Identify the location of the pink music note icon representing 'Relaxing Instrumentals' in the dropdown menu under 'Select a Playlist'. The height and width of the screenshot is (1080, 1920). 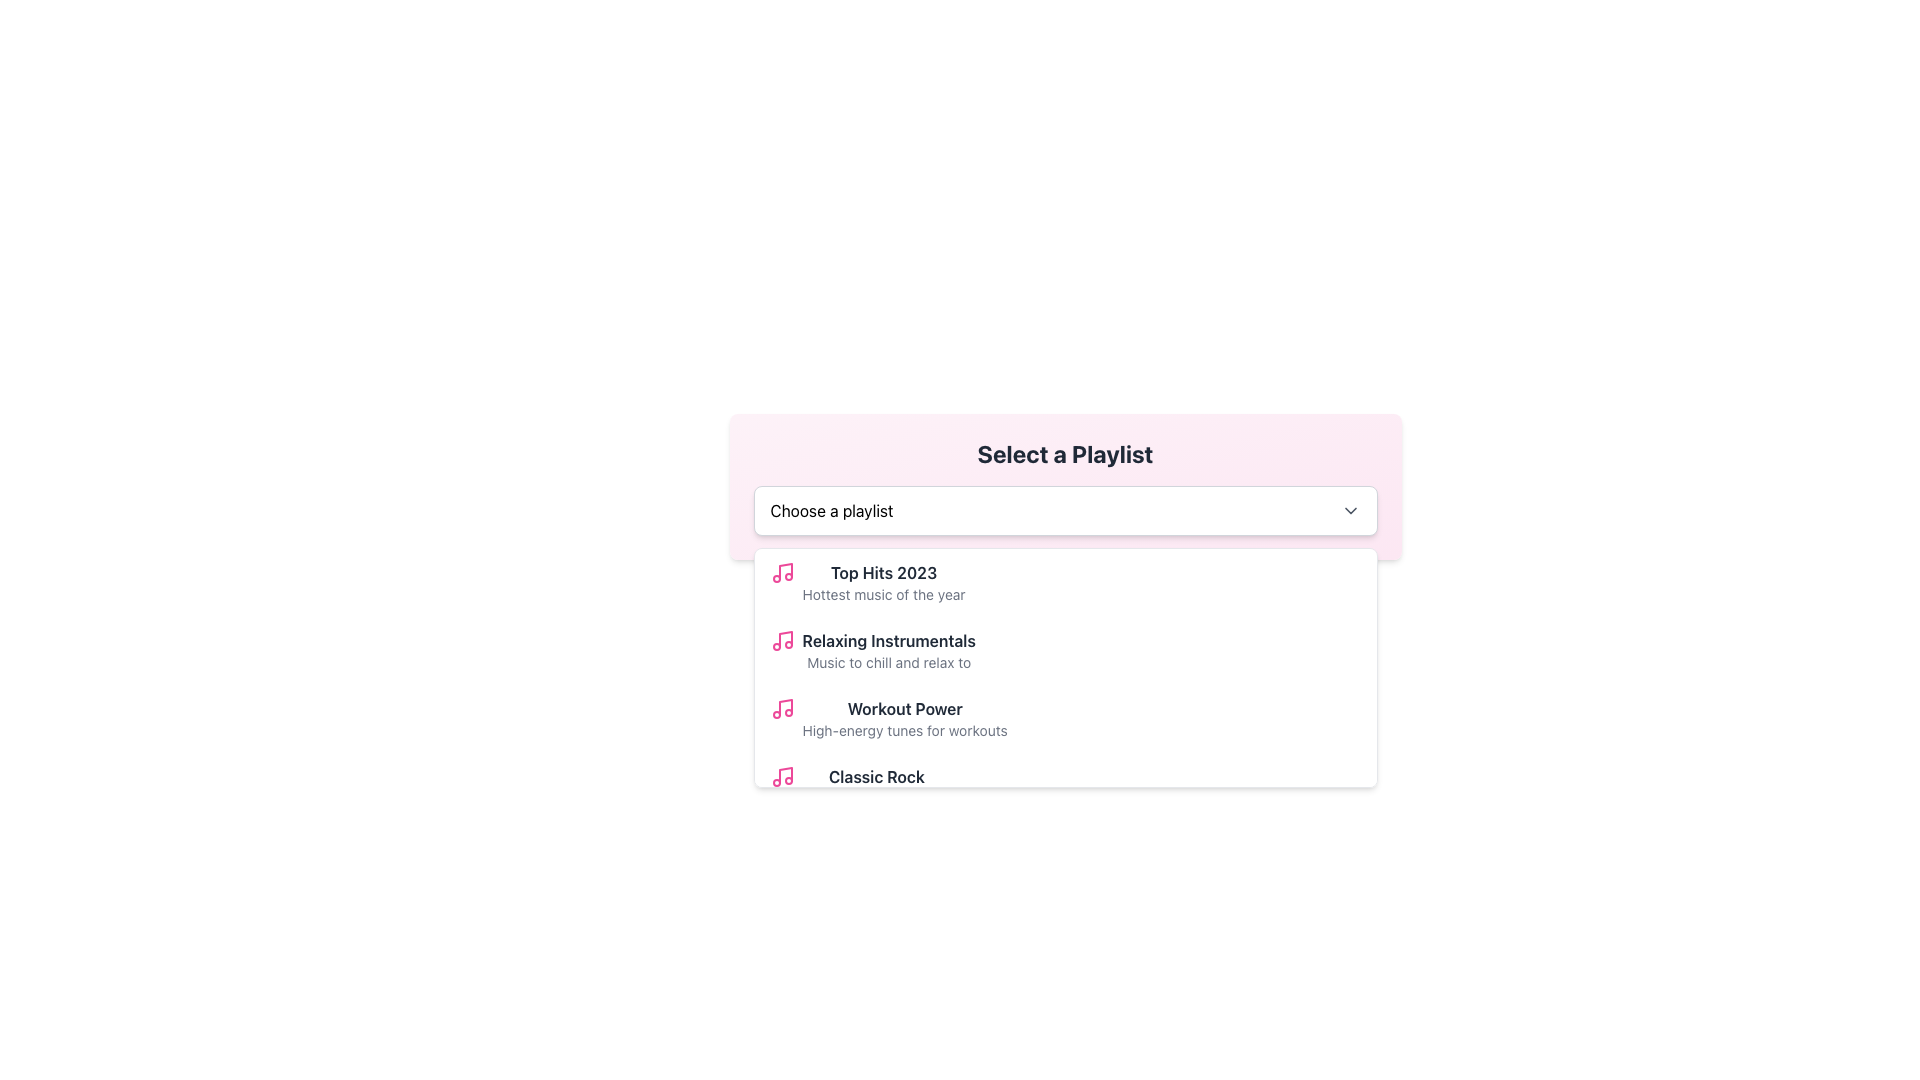
(781, 640).